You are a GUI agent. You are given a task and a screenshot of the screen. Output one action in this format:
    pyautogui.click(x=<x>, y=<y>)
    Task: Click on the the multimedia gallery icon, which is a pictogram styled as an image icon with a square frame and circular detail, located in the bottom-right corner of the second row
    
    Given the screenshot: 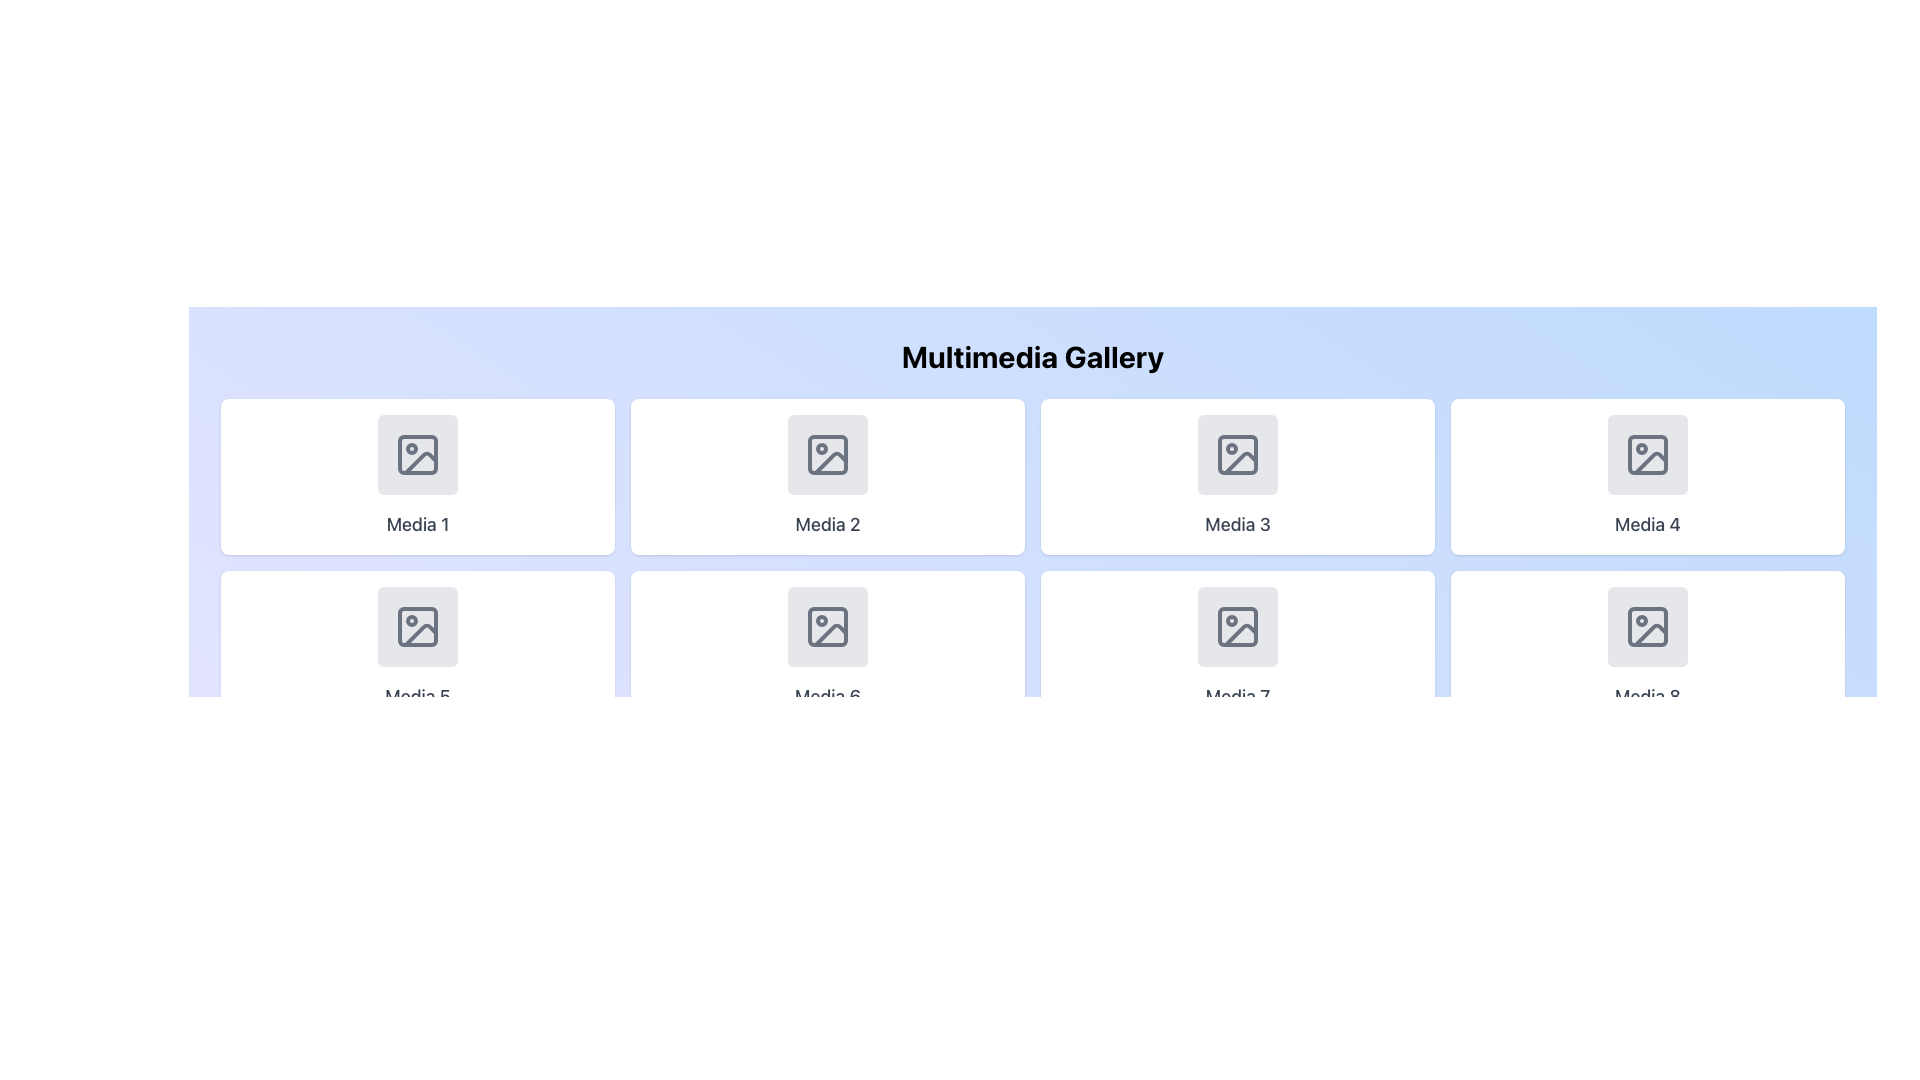 What is the action you would take?
    pyautogui.click(x=1647, y=626)
    